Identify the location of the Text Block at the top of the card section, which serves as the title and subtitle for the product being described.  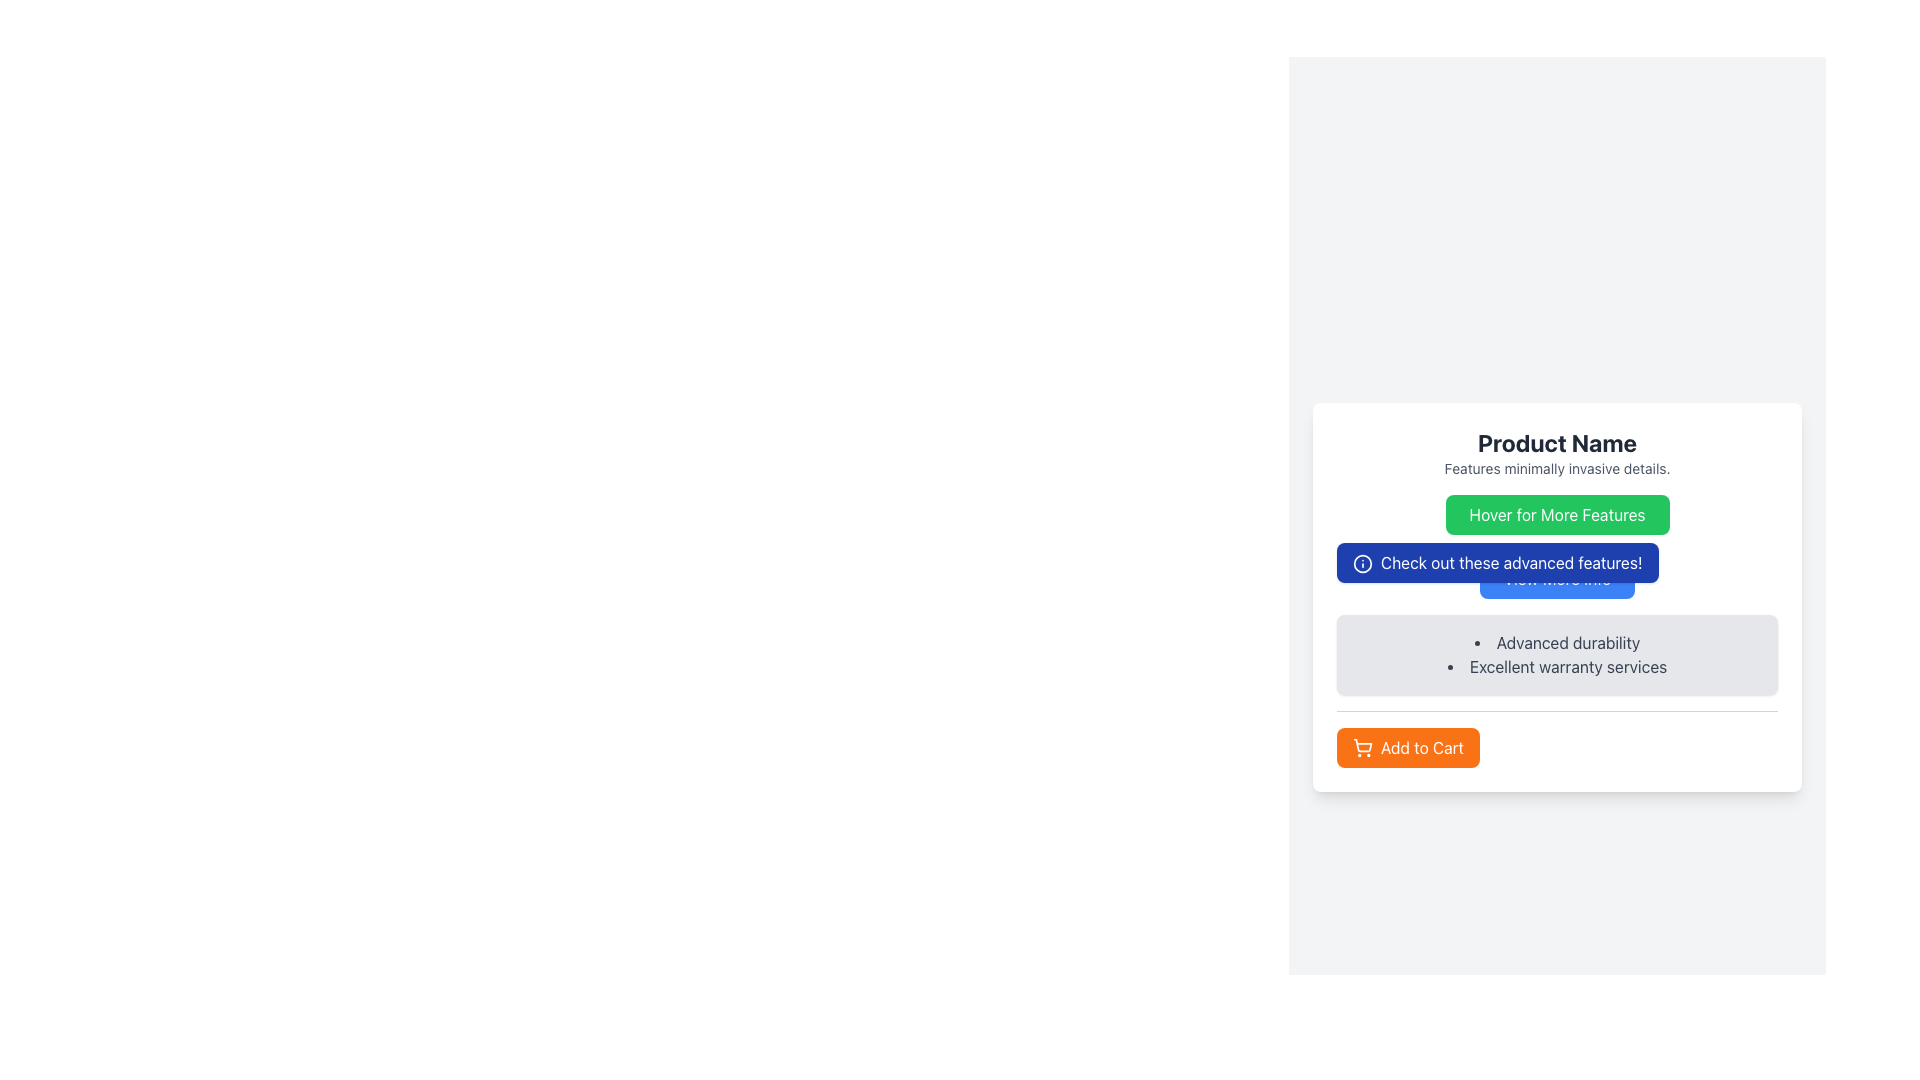
(1556, 452).